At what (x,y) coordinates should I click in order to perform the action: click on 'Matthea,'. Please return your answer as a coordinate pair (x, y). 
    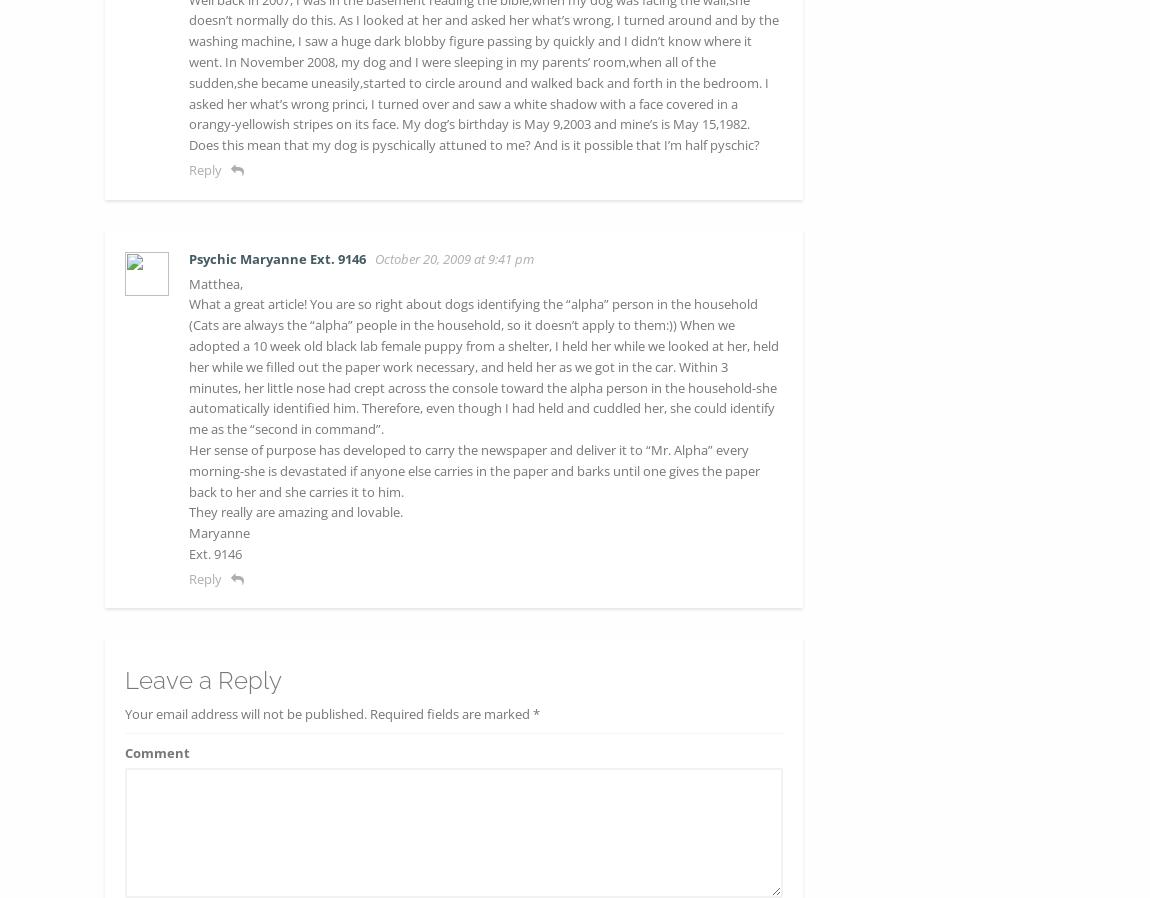
    Looking at the image, I should click on (214, 282).